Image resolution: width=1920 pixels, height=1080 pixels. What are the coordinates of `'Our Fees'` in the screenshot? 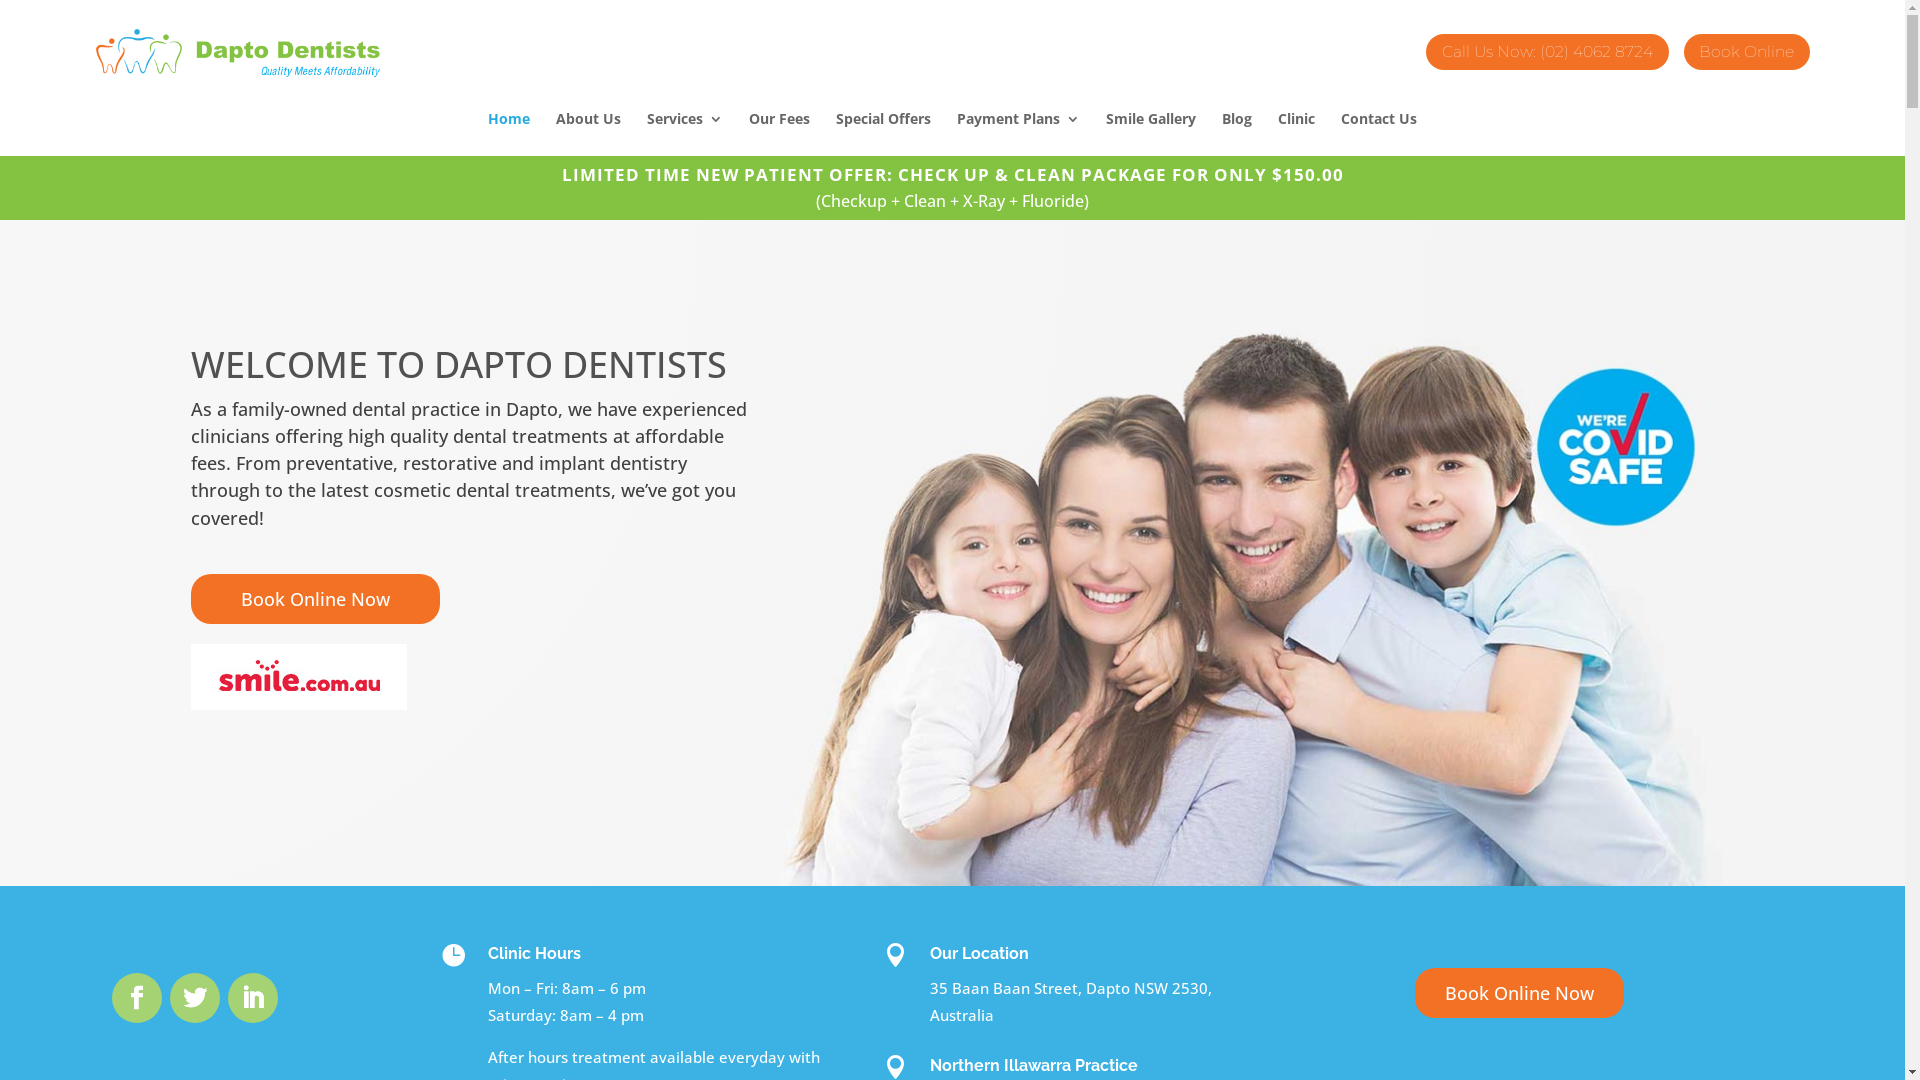 It's located at (778, 134).